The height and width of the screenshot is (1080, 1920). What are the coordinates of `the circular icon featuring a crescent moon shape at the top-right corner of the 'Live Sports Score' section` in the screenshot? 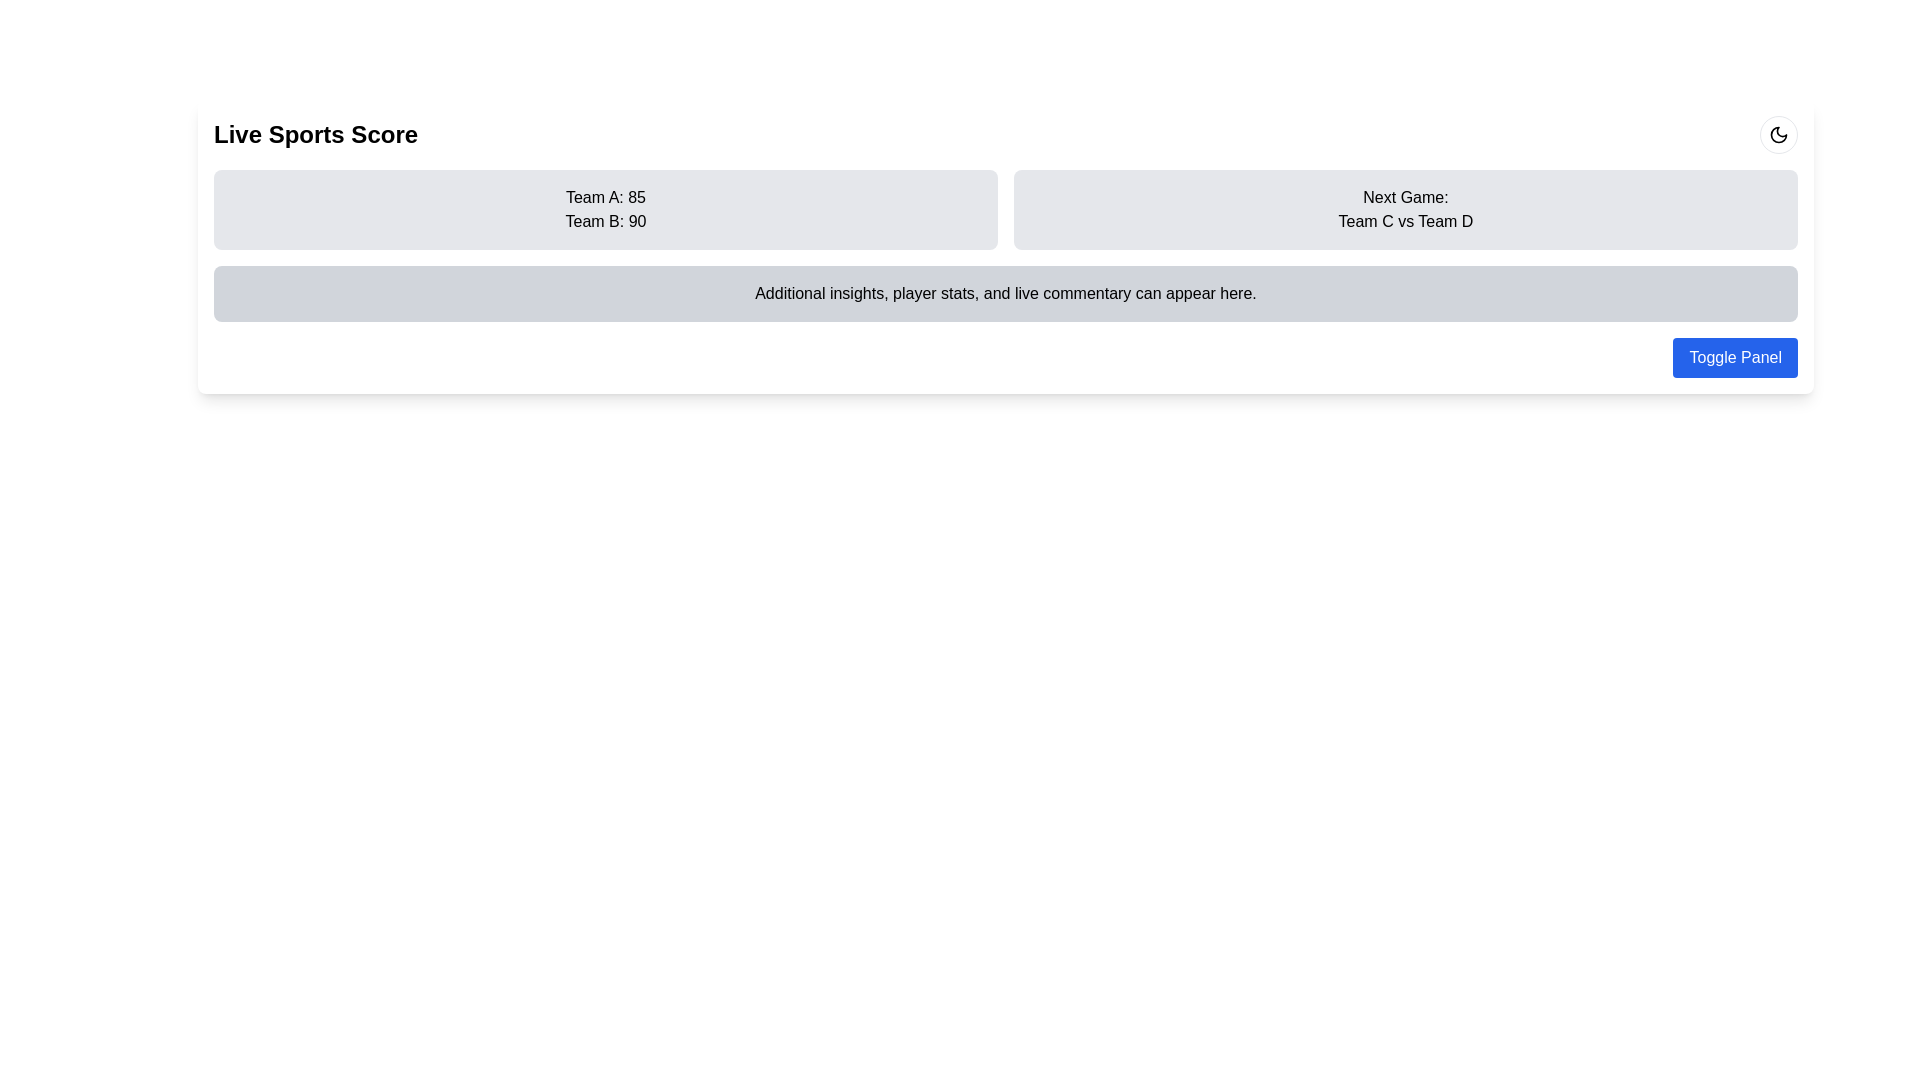 It's located at (1779, 135).